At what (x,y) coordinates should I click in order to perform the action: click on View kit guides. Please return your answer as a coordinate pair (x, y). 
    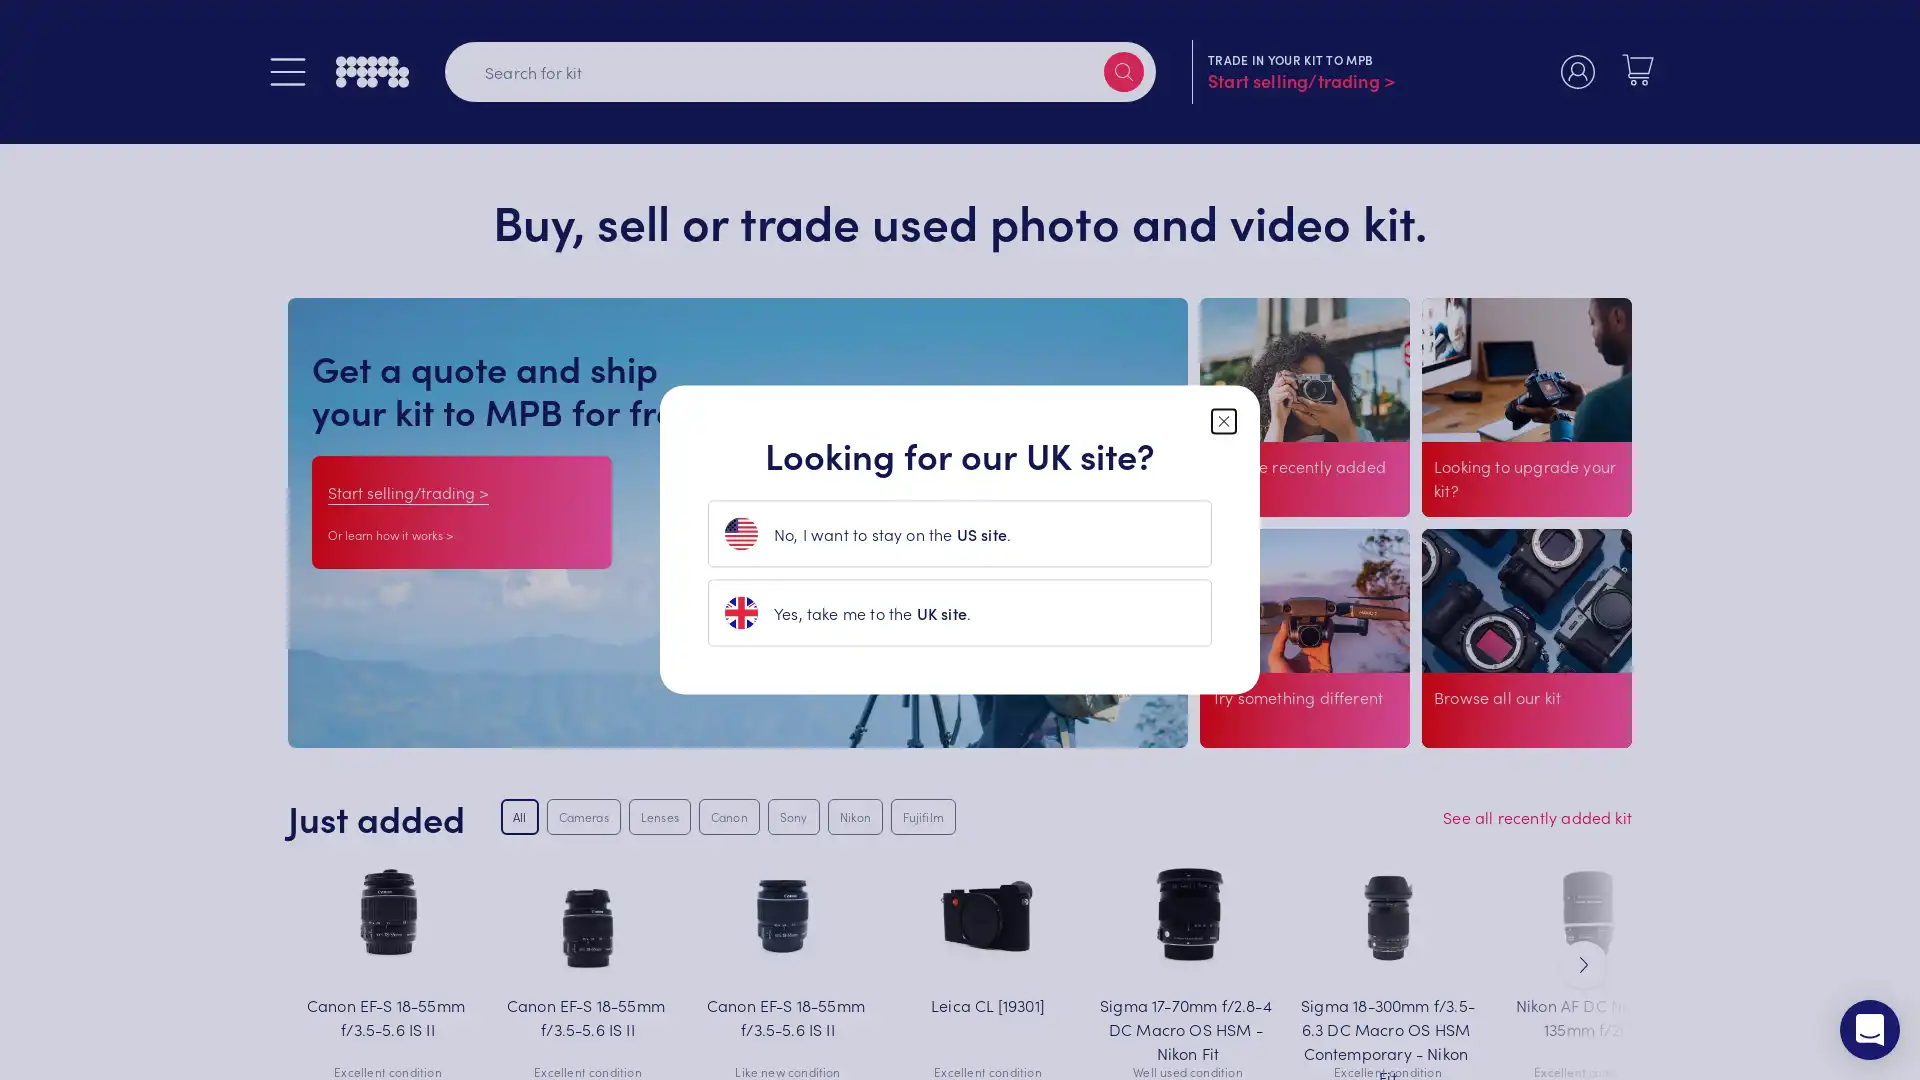
    Looking at the image, I should click on (1268, 726).